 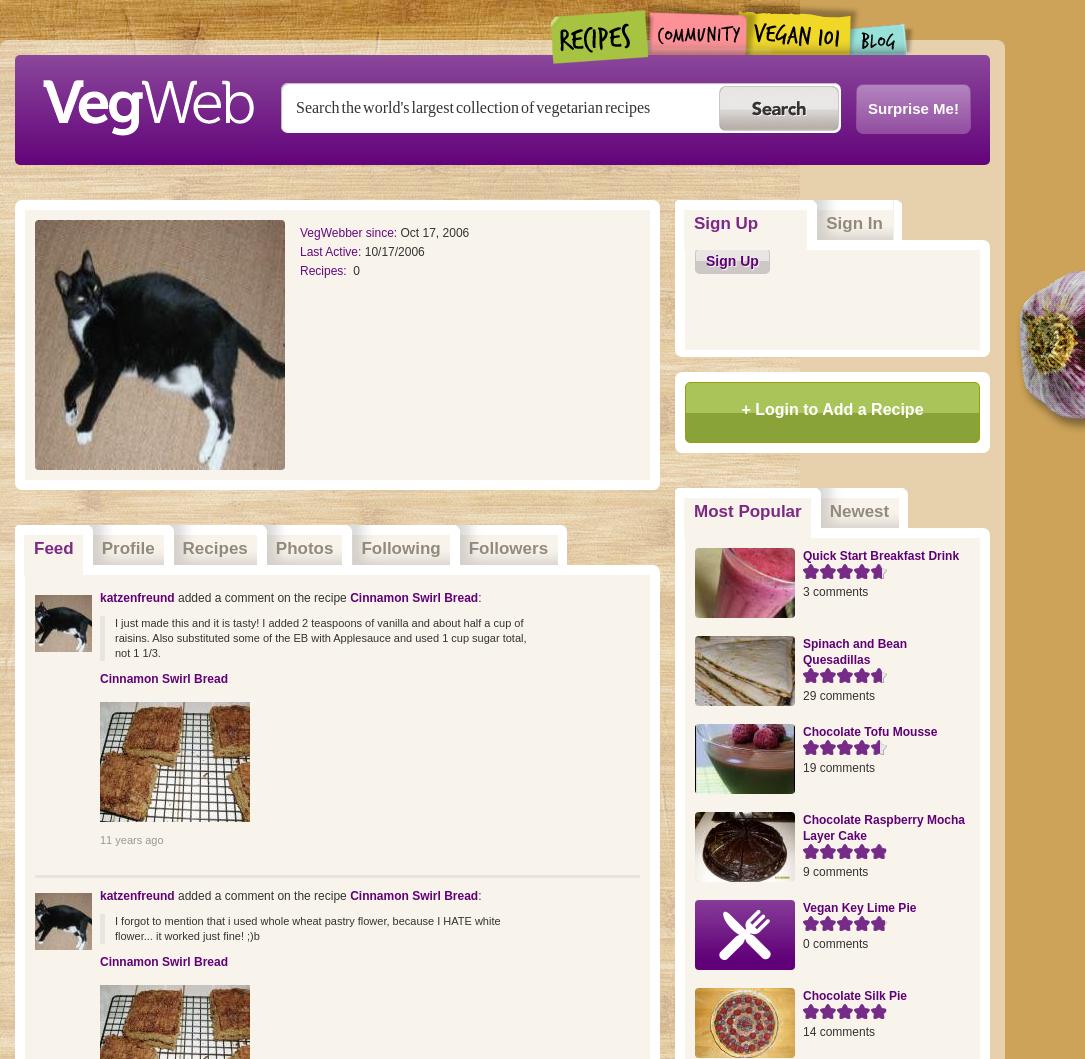 What do you see at coordinates (880, 554) in the screenshot?
I see `'Quick Start Breakfast Drink'` at bounding box center [880, 554].